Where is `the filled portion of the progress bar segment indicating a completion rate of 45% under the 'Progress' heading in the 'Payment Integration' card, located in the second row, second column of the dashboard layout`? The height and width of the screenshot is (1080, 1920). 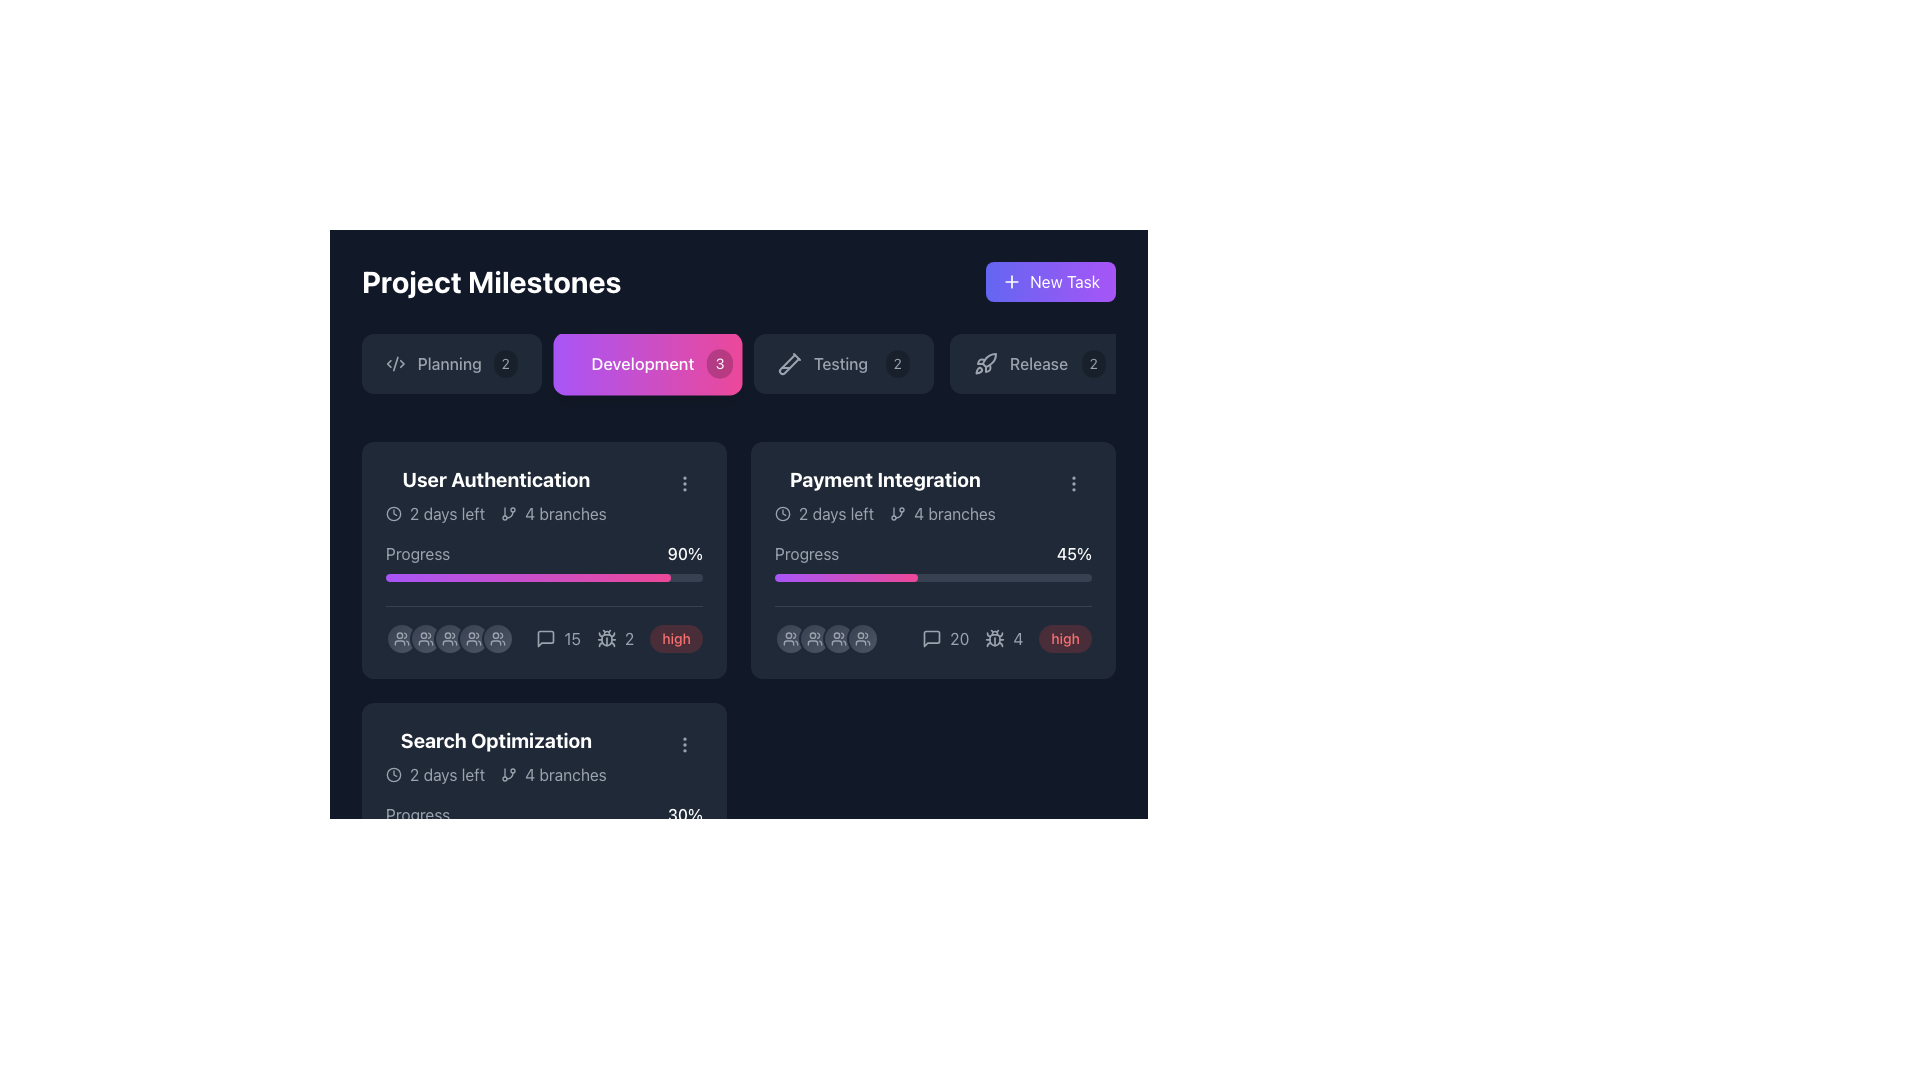
the filled portion of the progress bar segment indicating a completion rate of 45% under the 'Progress' heading in the 'Payment Integration' card, located in the second row, second column of the dashboard layout is located at coordinates (846, 578).